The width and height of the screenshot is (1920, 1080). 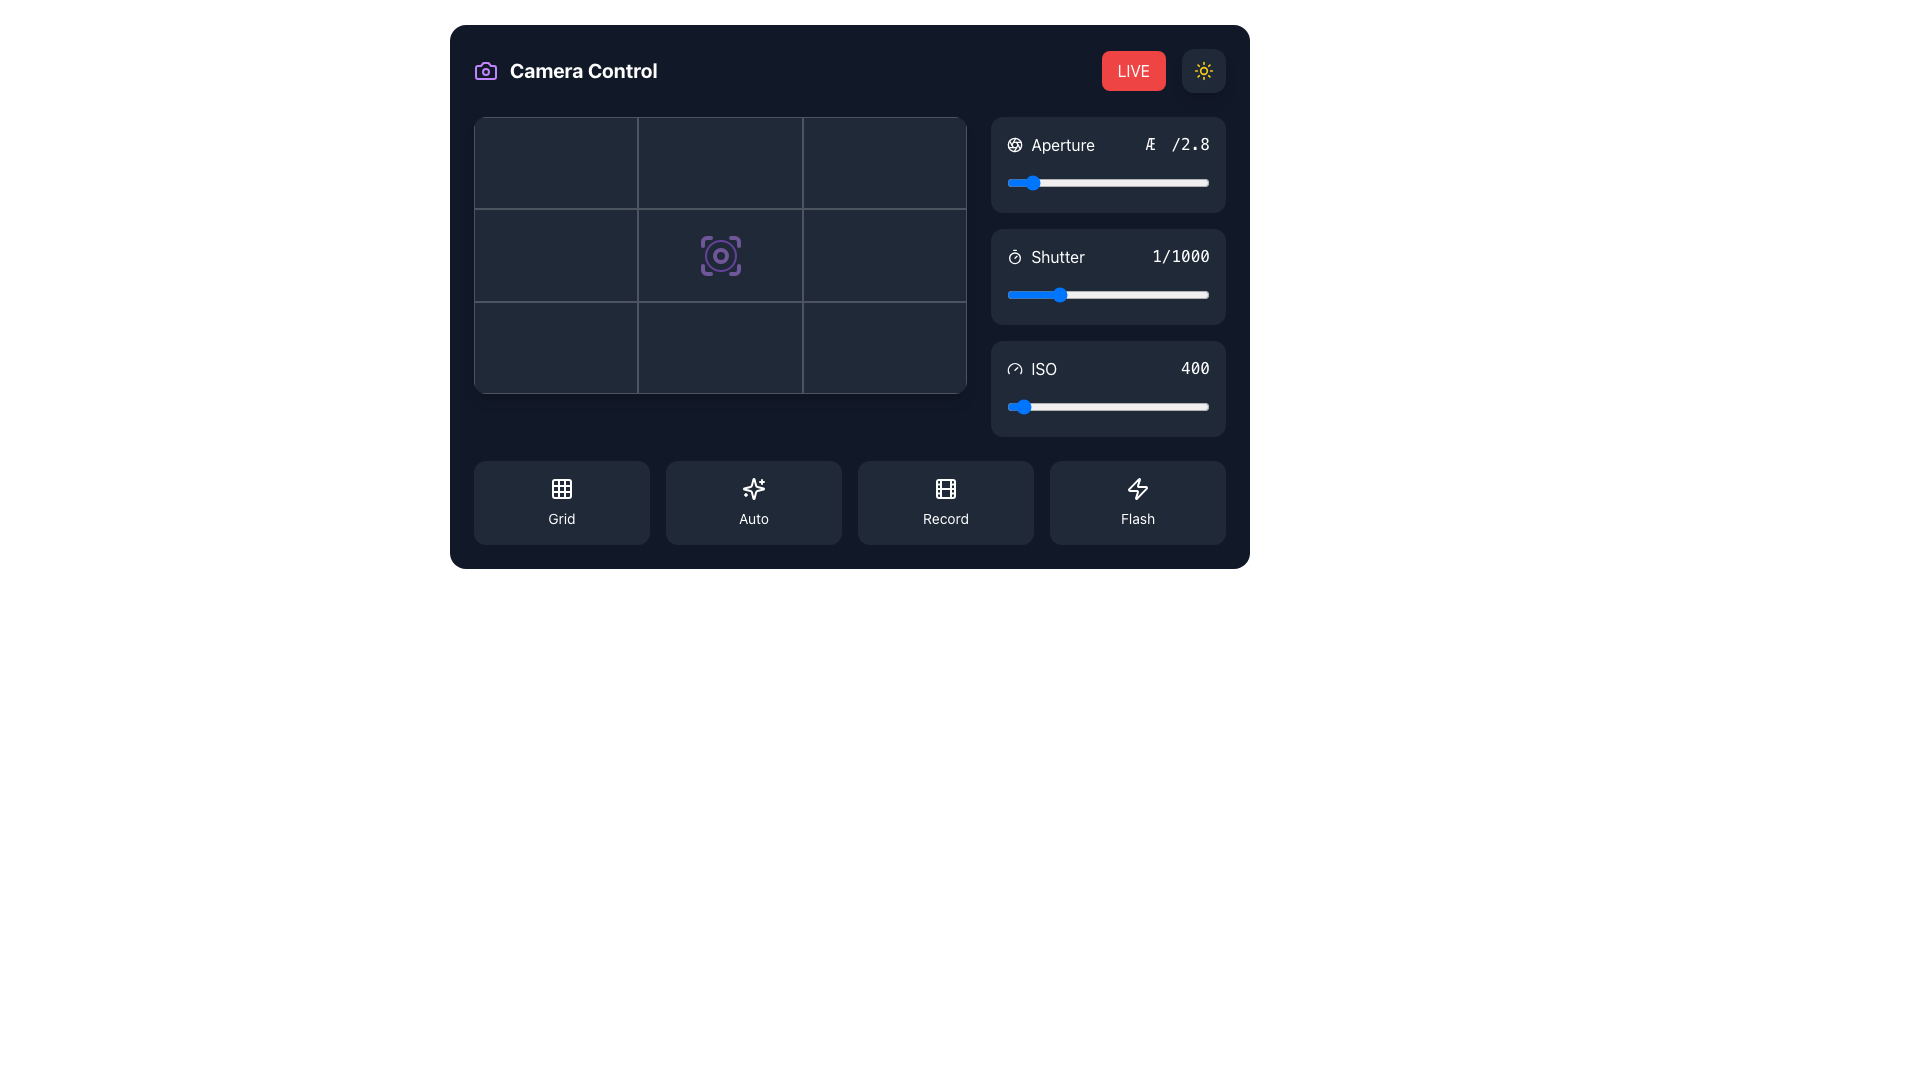 I want to click on the shutter speed, so click(x=1022, y=294).